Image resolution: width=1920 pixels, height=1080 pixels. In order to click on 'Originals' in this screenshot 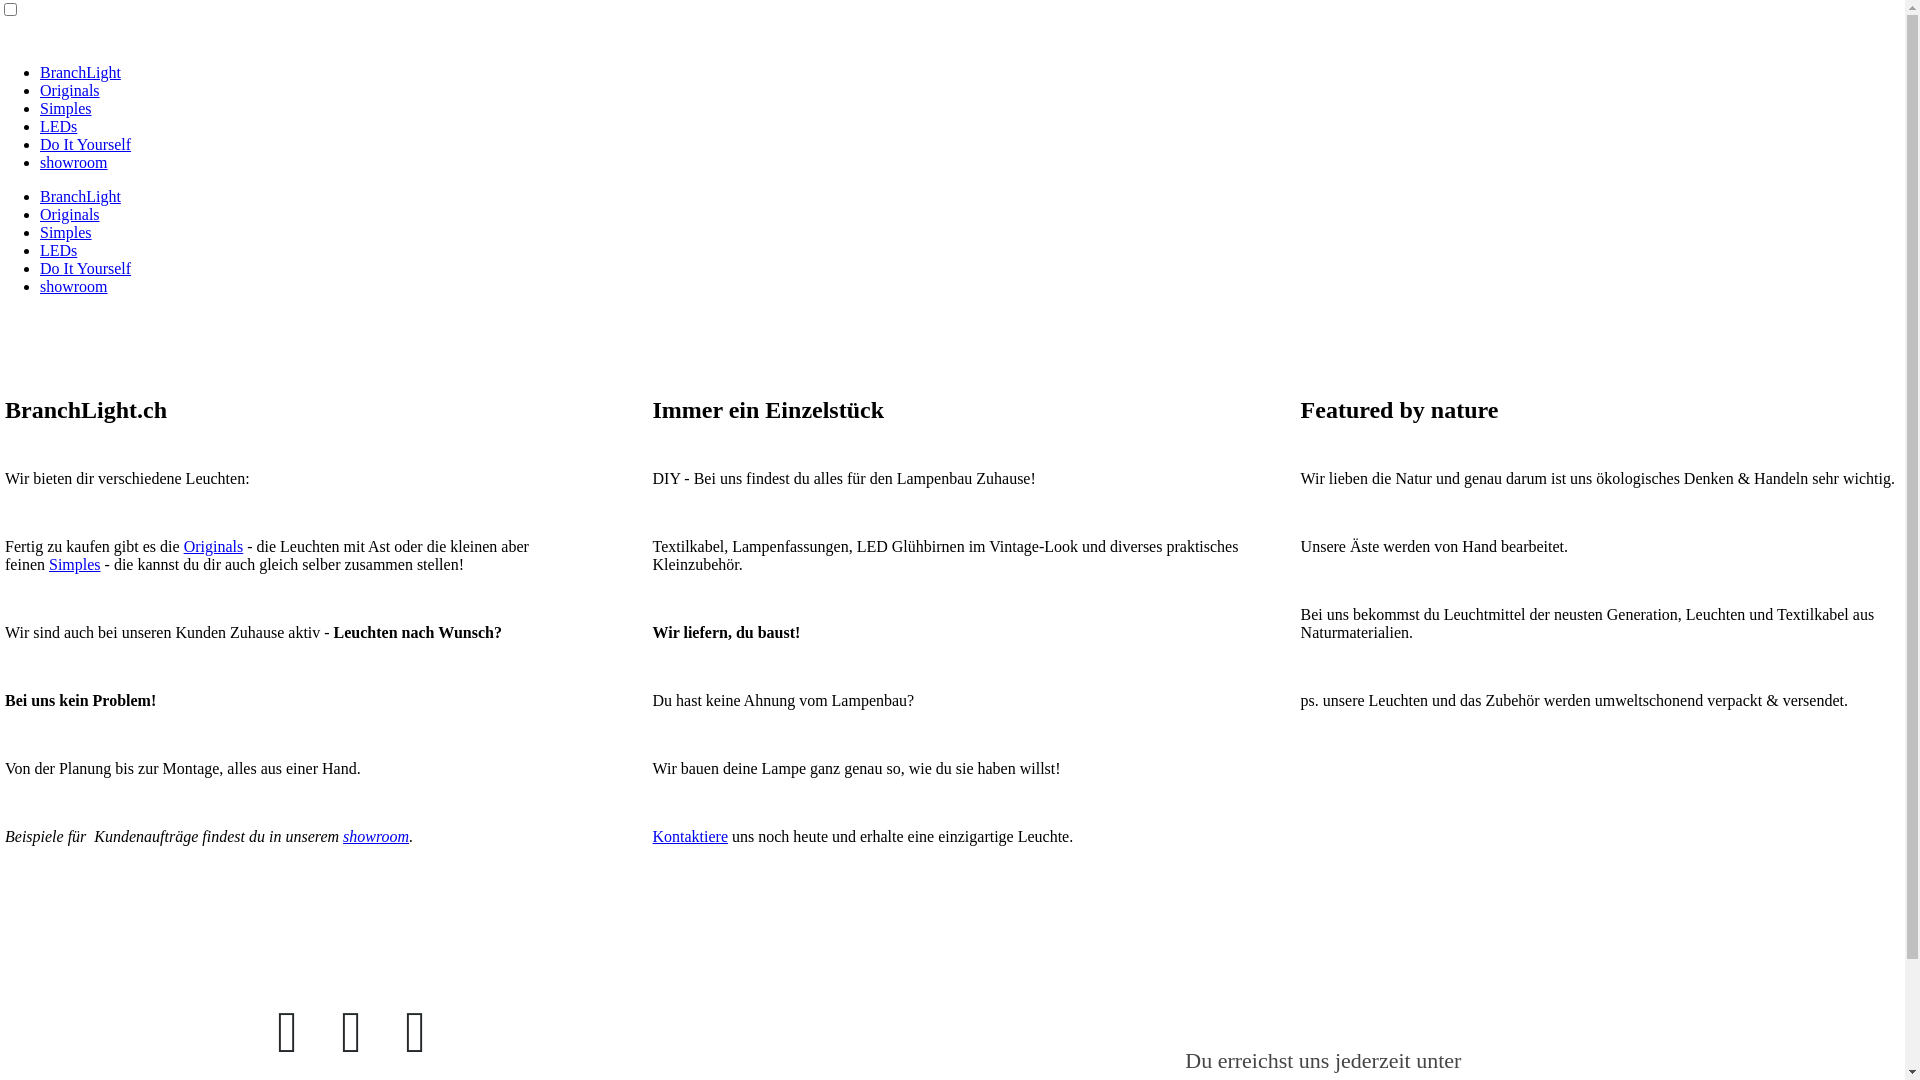, I will do `click(70, 214)`.